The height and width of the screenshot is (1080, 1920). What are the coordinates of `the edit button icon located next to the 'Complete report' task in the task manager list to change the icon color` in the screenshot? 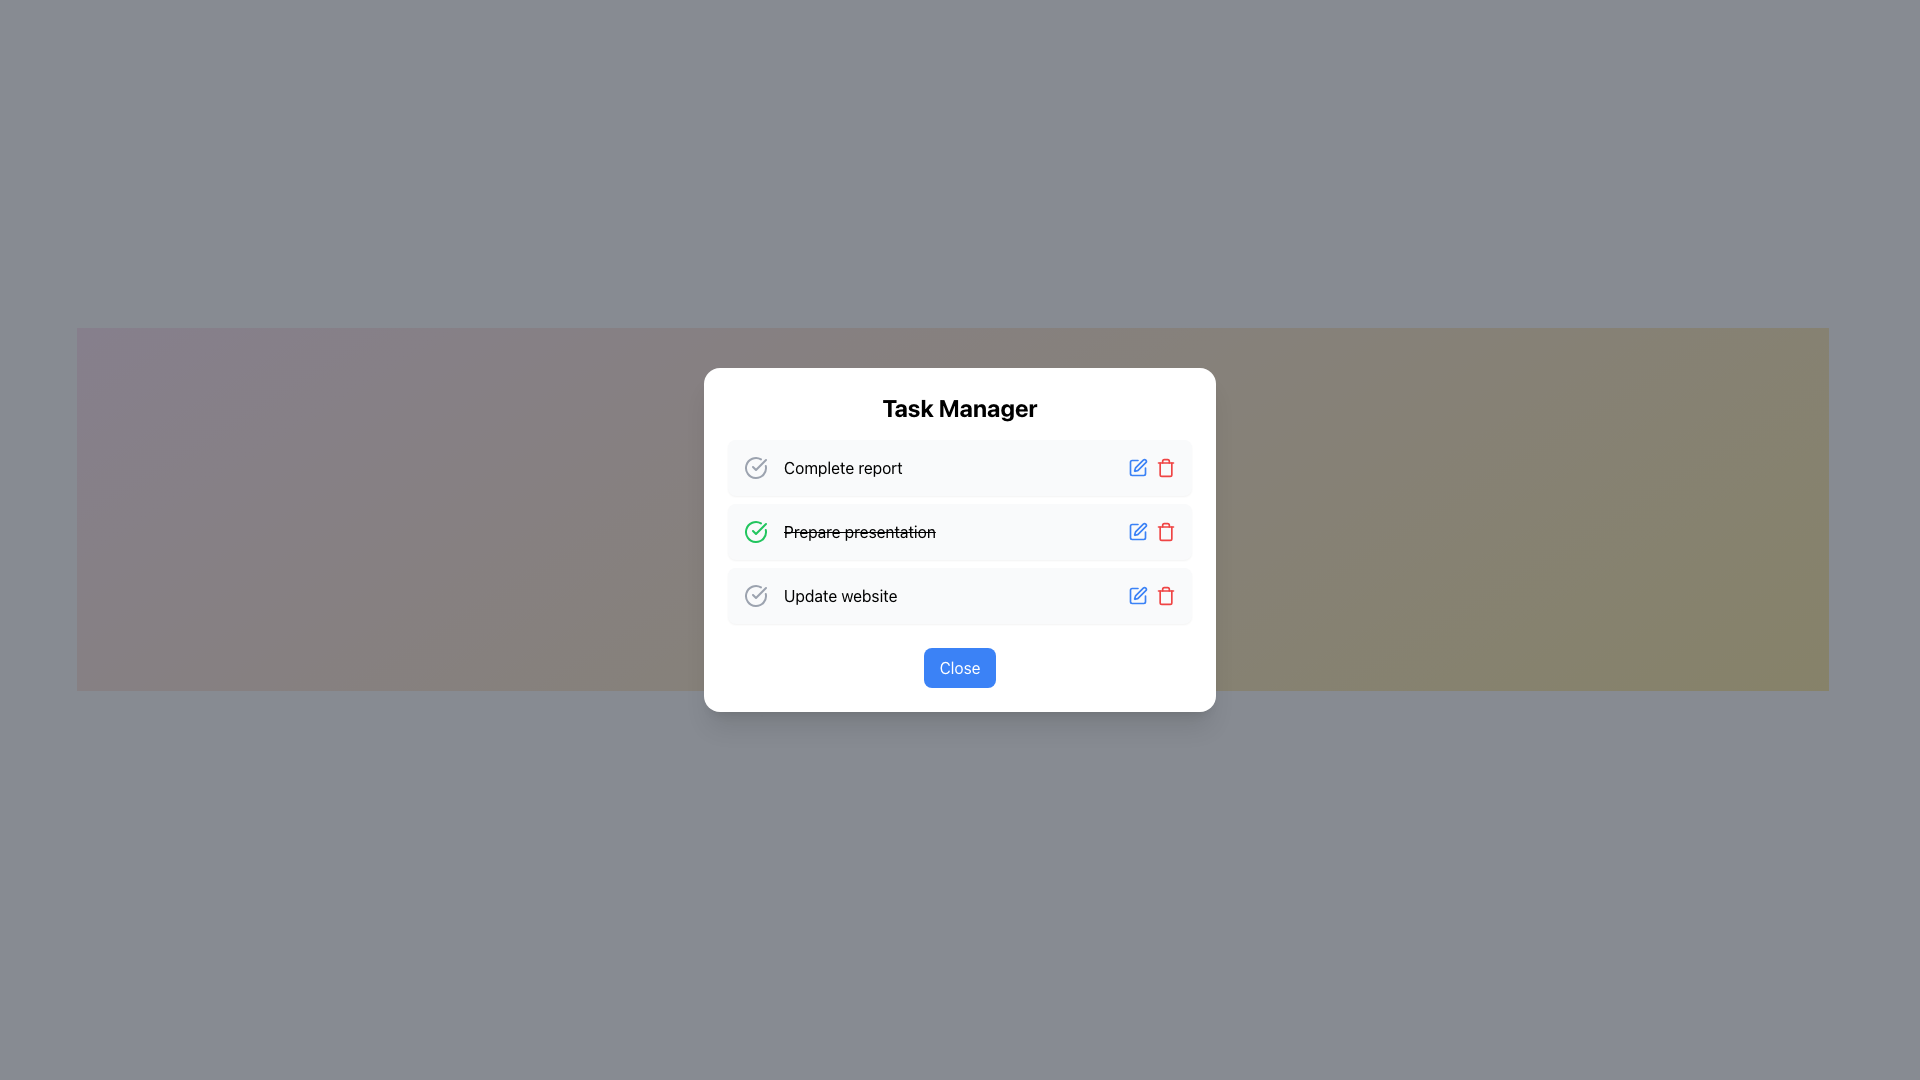 It's located at (1137, 467).